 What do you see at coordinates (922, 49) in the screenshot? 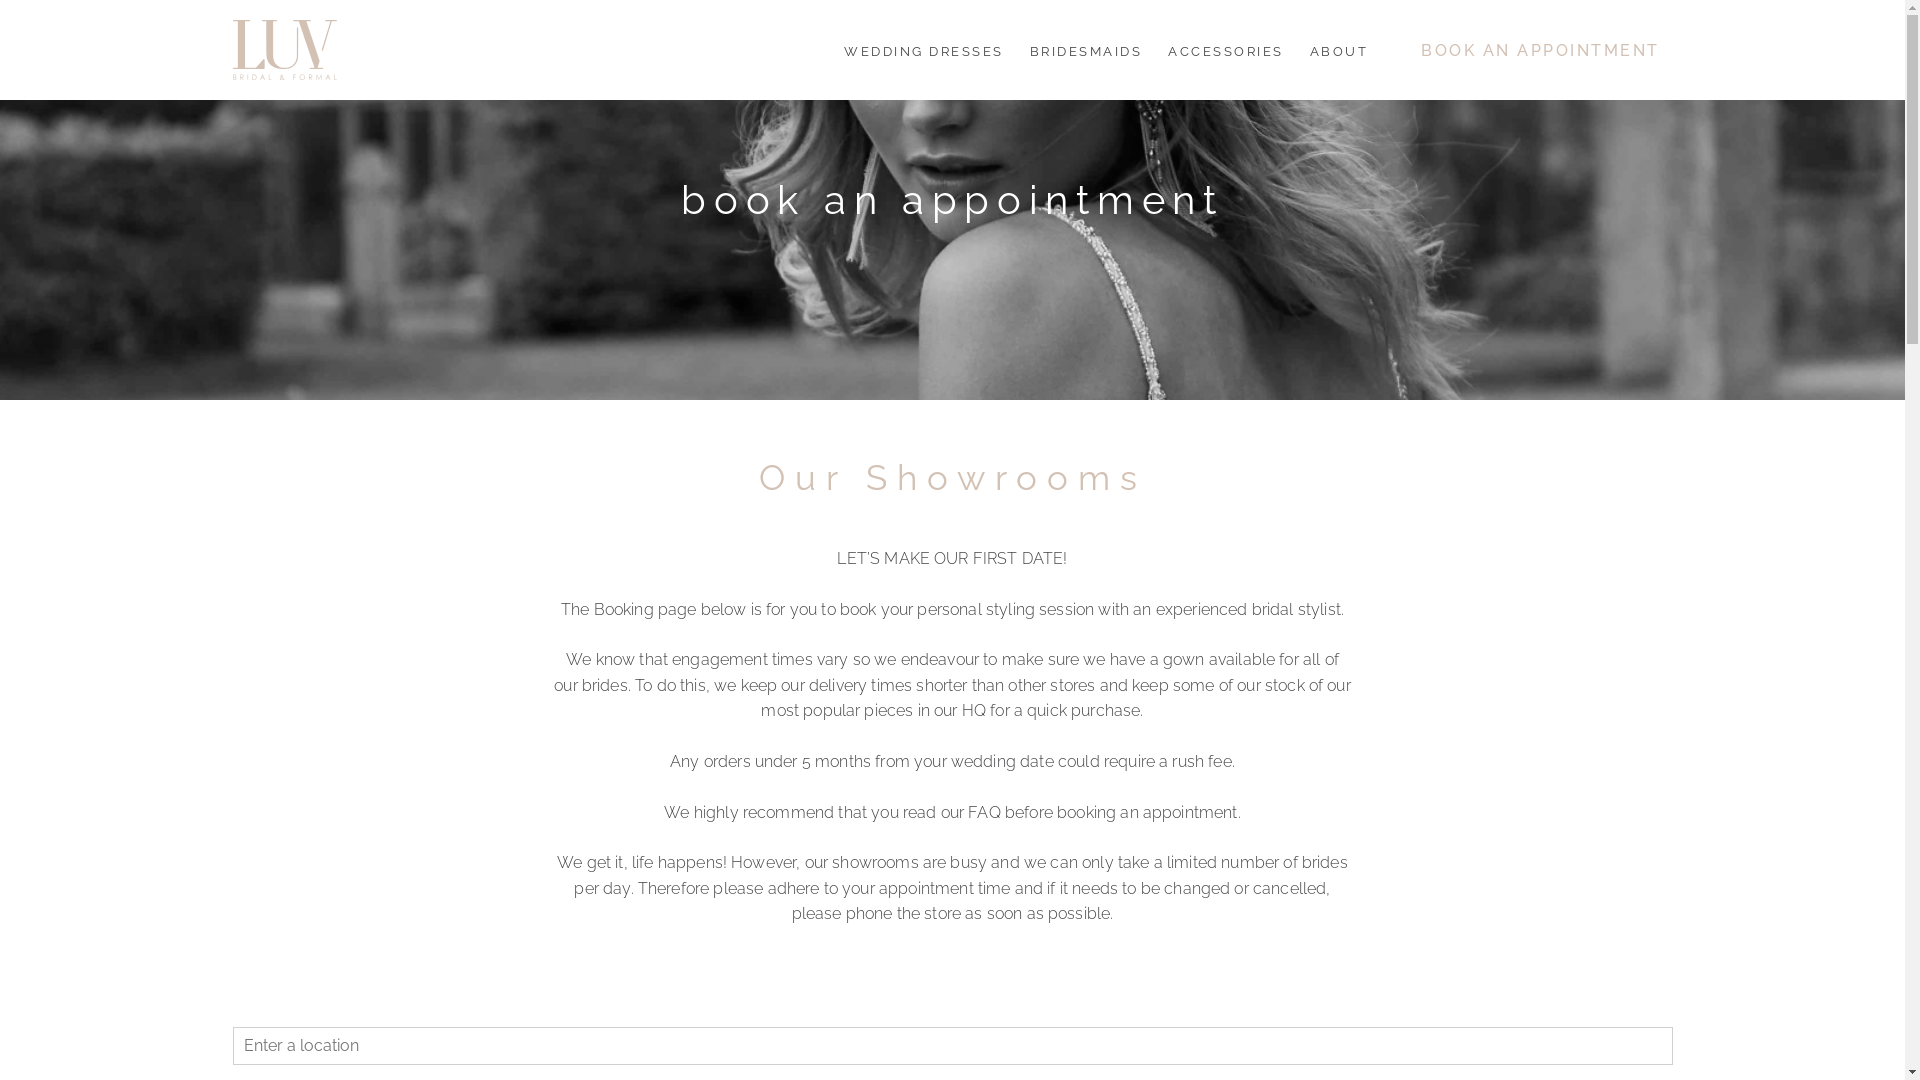
I see `'WEDDING DRESSES'` at bounding box center [922, 49].